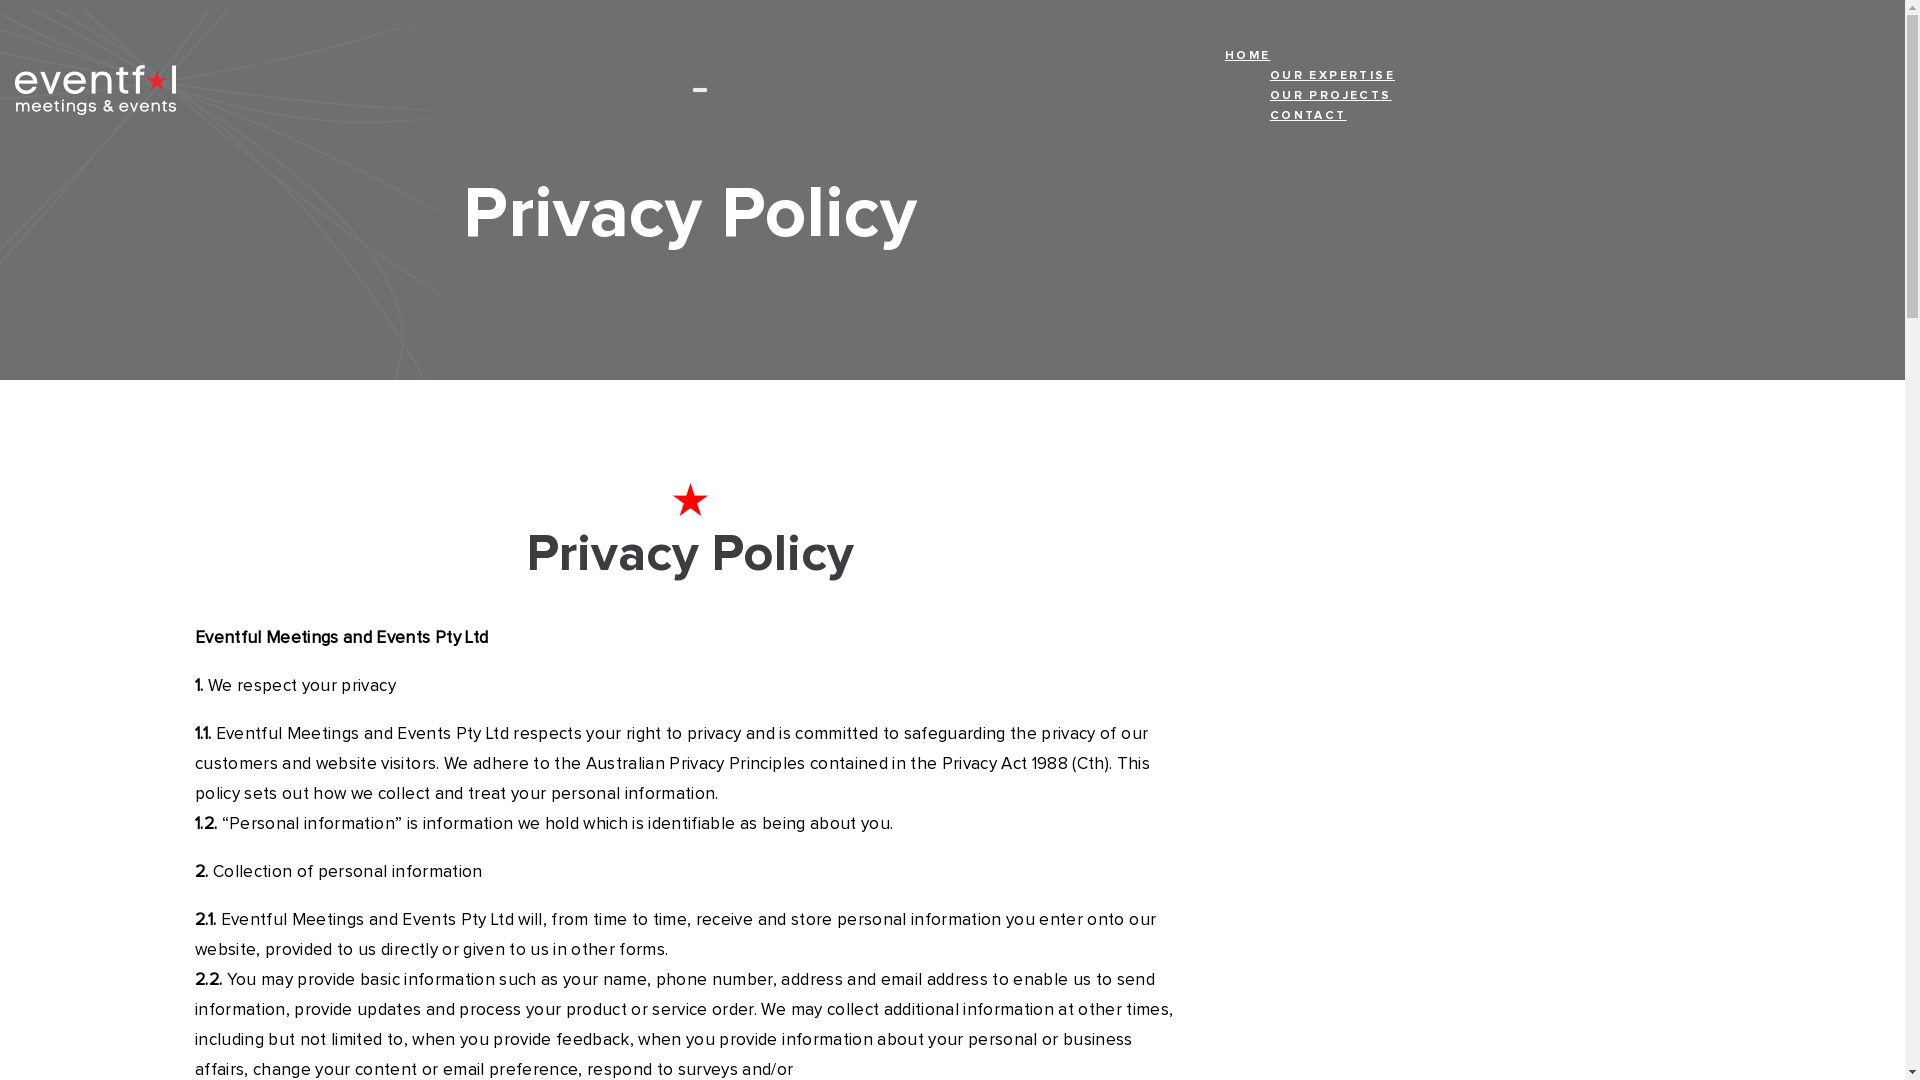 The image size is (1920, 1080). I want to click on 'OUR PROJECTS', so click(1269, 100).